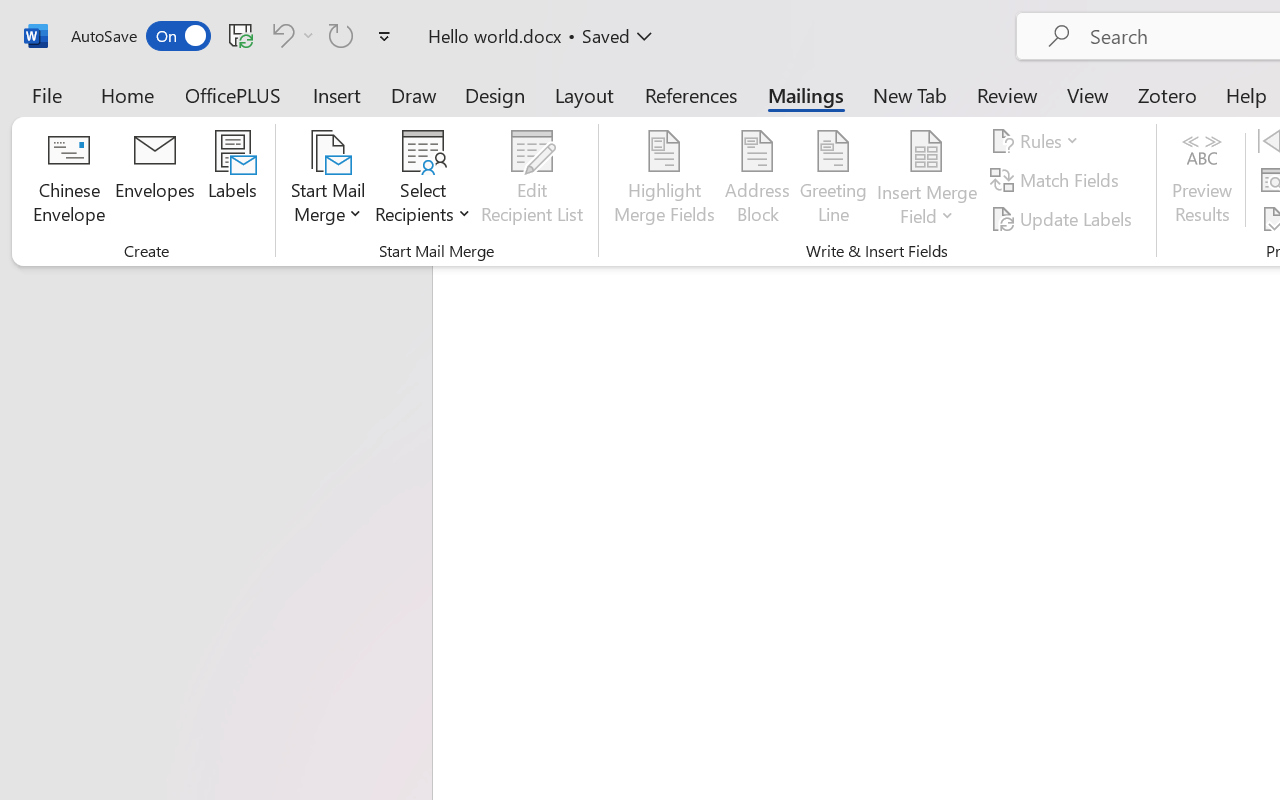  What do you see at coordinates (1087, 94) in the screenshot?
I see `'View'` at bounding box center [1087, 94].